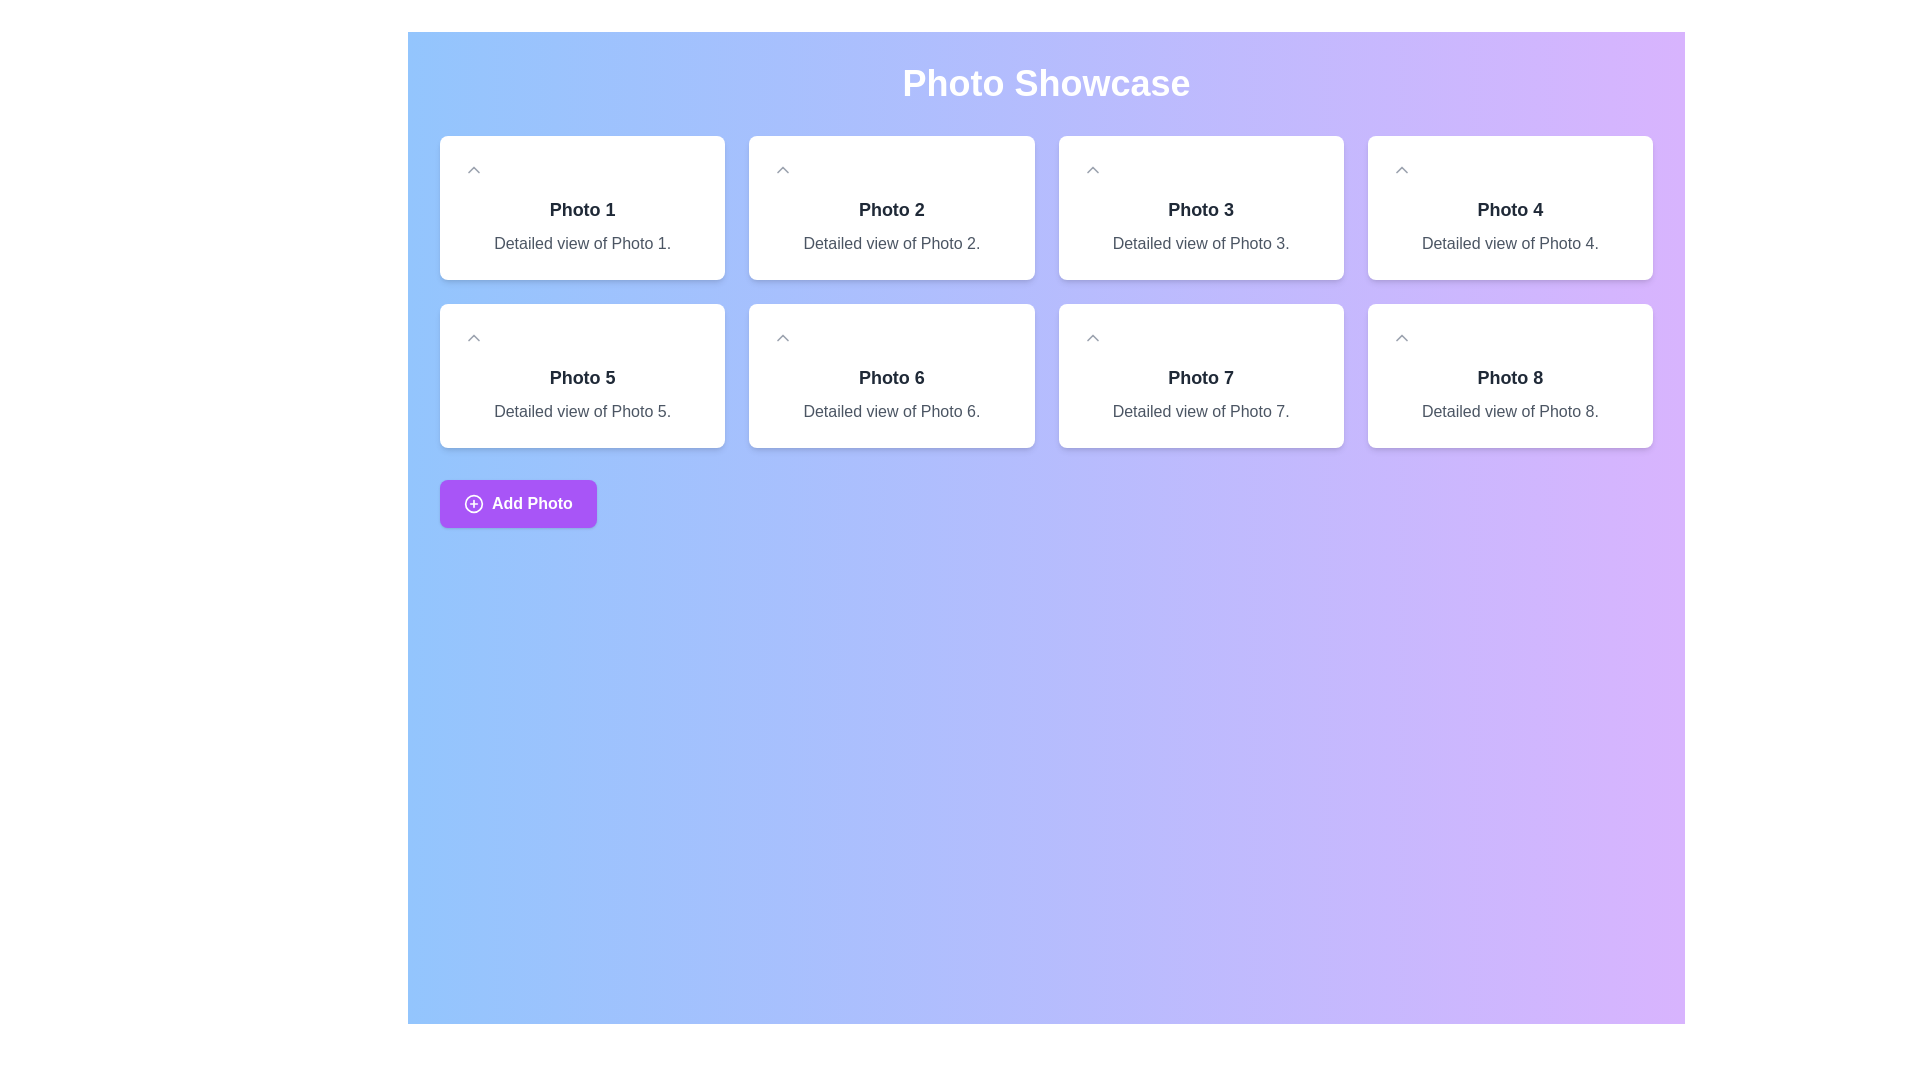 The image size is (1920, 1080). What do you see at coordinates (890, 378) in the screenshot?
I see `the Text Label that identifies the associated photo section, located in the second row and third column of a 4x2 grid layout, between 'Photo 5' and 'Photo 7'` at bounding box center [890, 378].